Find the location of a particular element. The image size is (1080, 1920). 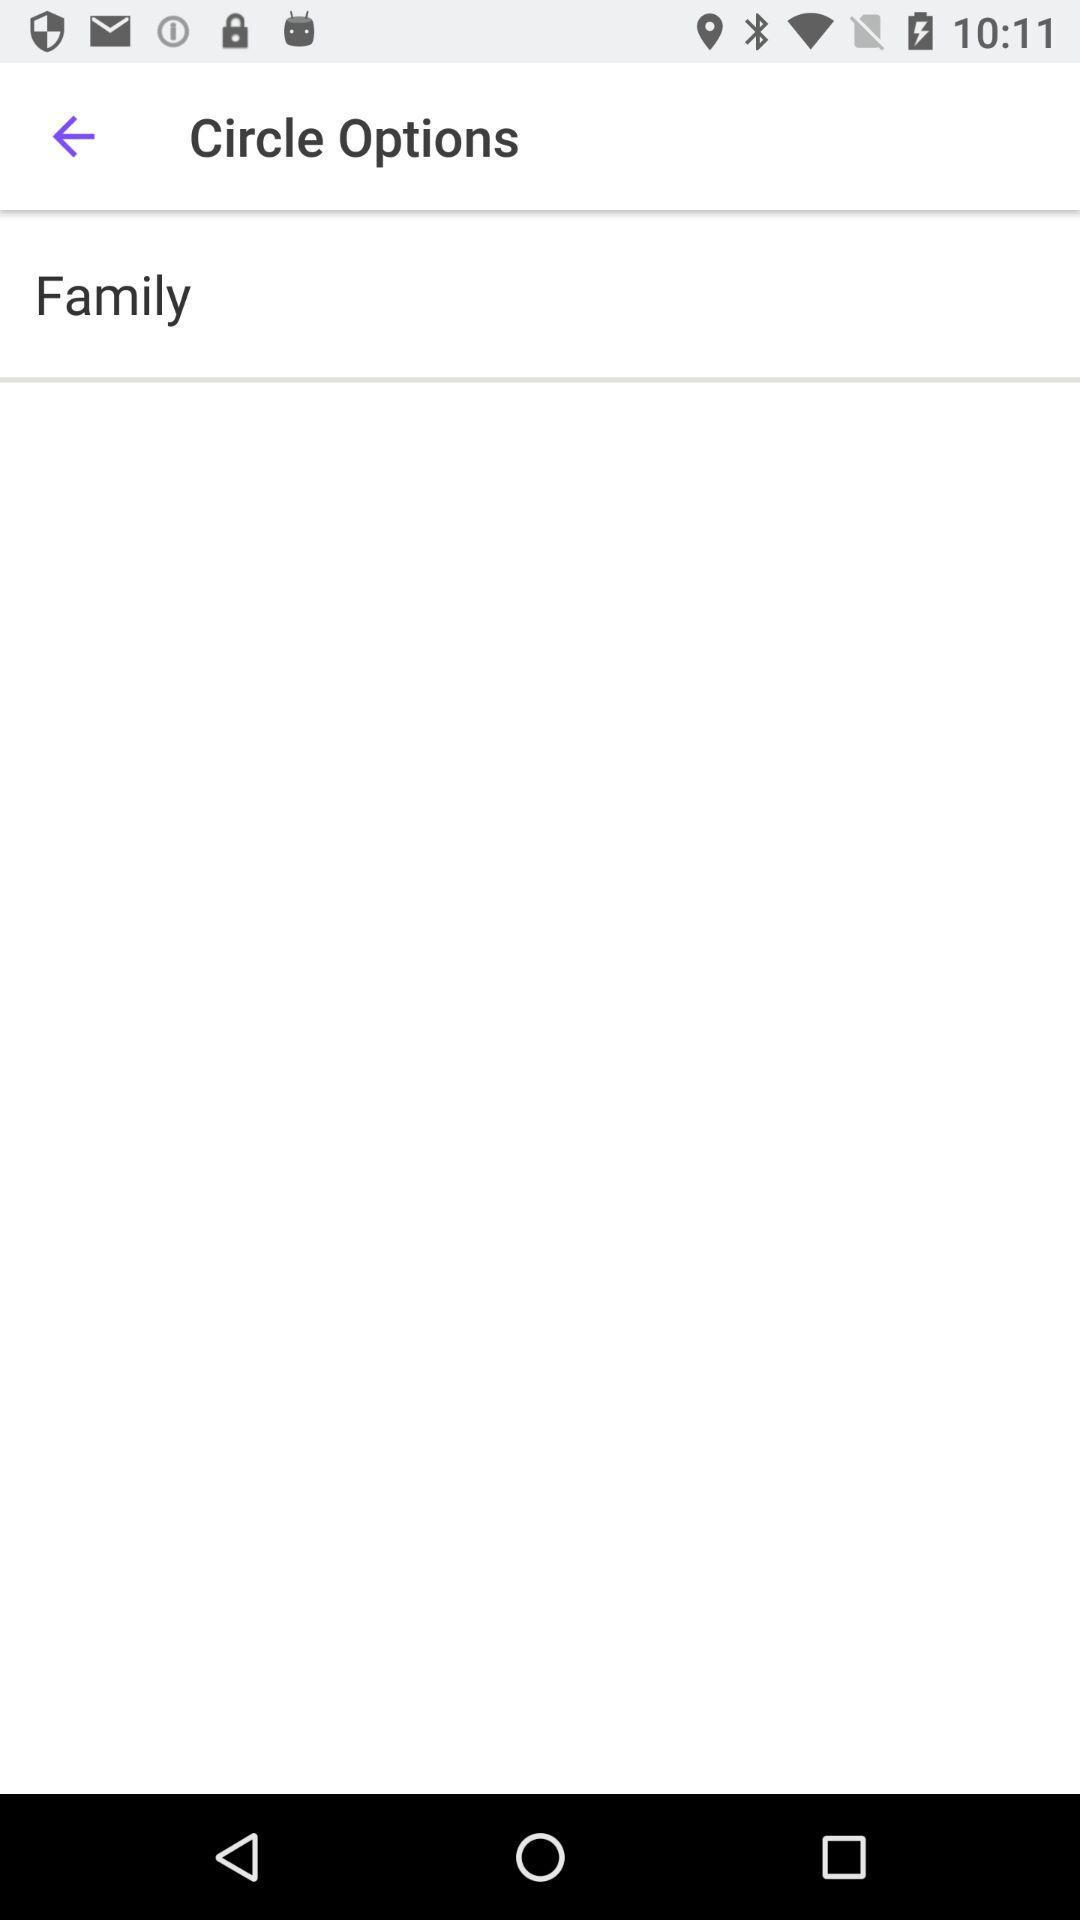

icon to the left of the circle options is located at coordinates (72, 135).